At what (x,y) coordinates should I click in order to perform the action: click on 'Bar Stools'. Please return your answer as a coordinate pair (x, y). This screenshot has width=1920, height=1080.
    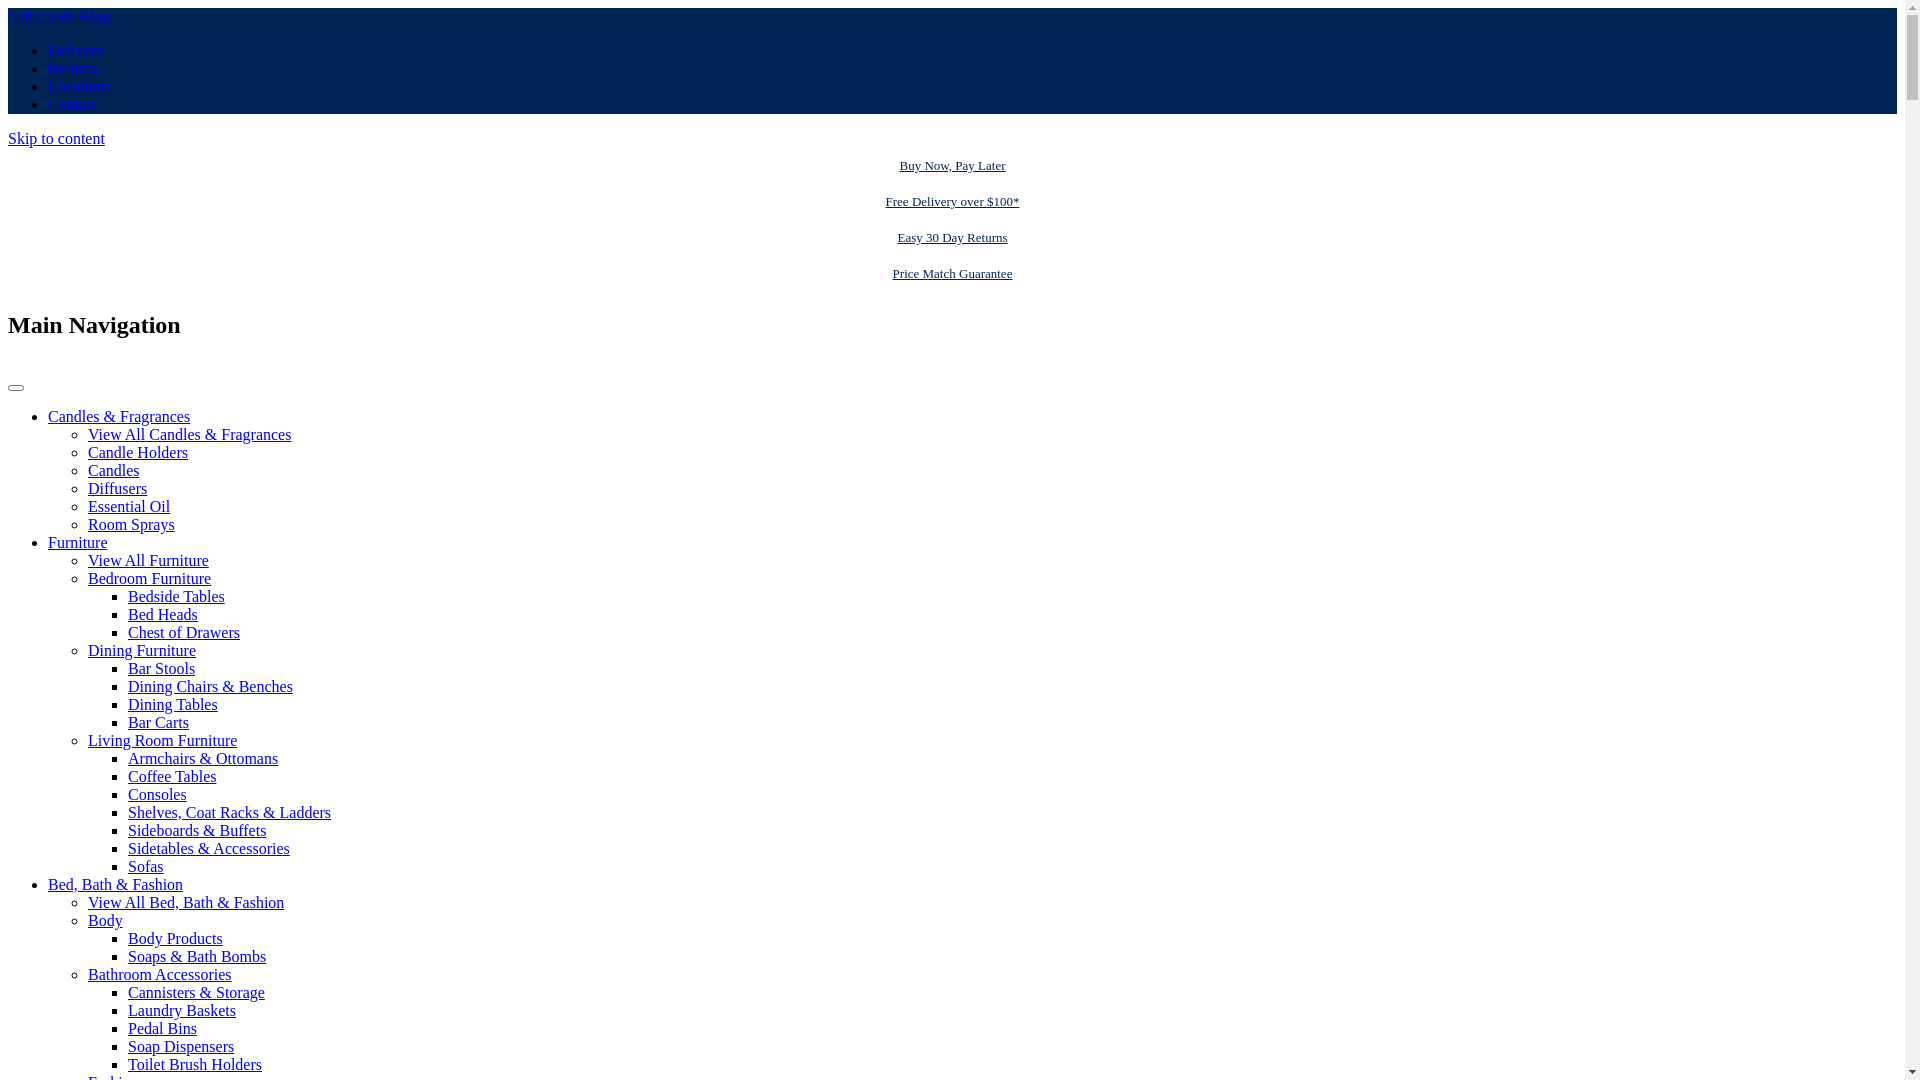
    Looking at the image, I should click on (161, 668).